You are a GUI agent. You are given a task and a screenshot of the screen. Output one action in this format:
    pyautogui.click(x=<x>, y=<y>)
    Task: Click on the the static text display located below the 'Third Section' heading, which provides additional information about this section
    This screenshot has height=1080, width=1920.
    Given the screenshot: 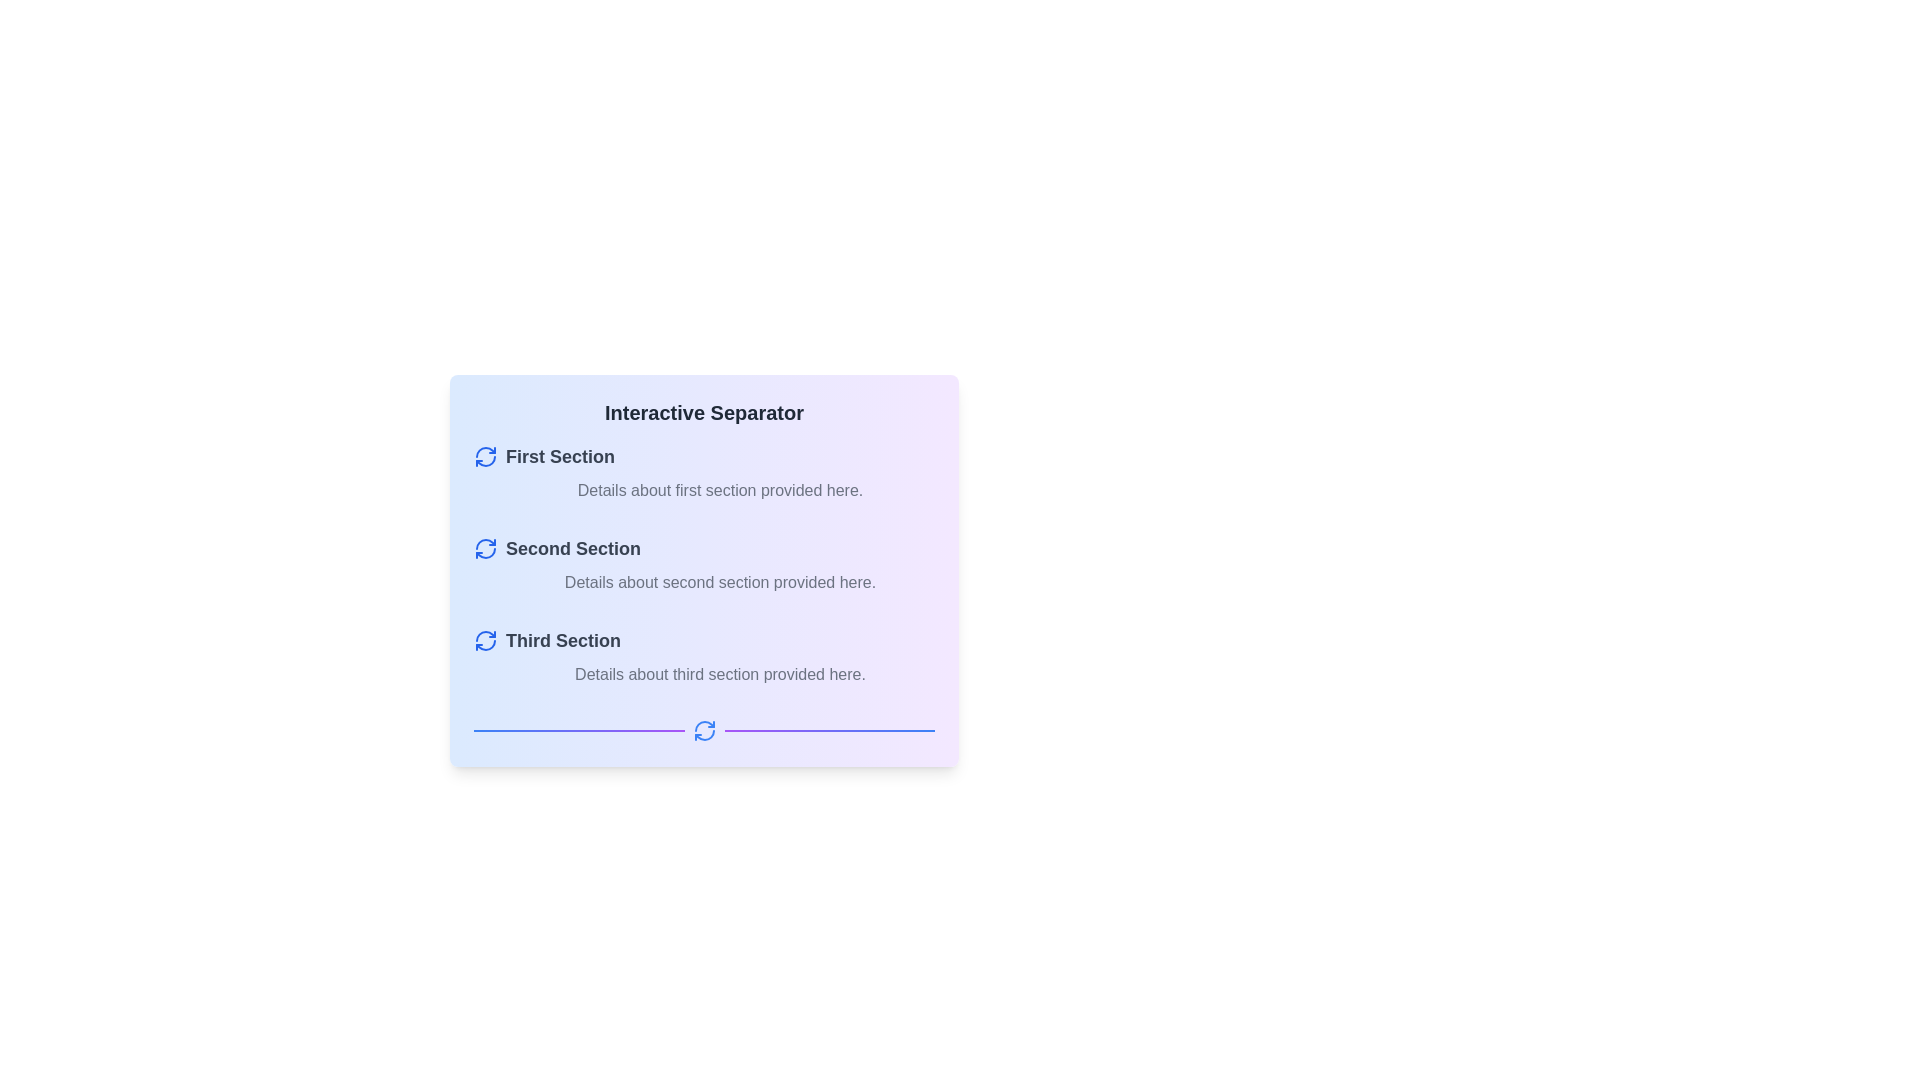 What is the action you would take?
    pyautogui.click(x=720, y=675)
    